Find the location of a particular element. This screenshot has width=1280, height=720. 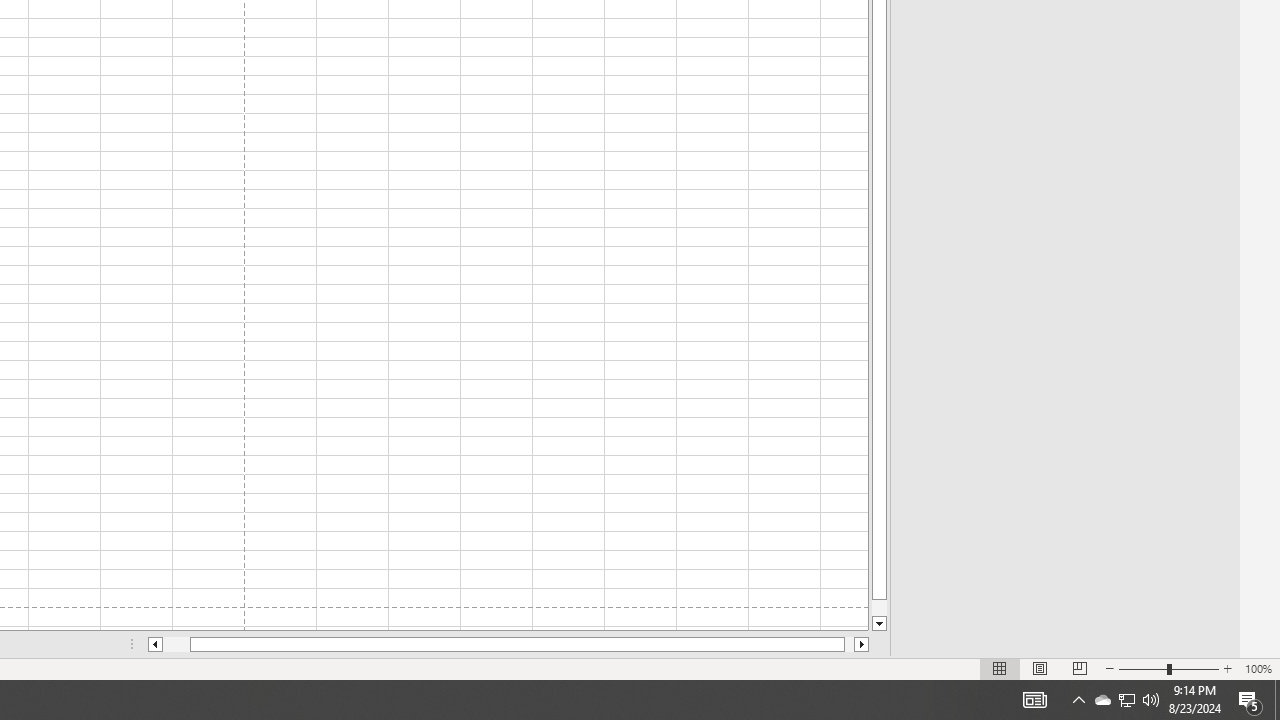

'Zoom Out' is located at coordinates (1143, 669).